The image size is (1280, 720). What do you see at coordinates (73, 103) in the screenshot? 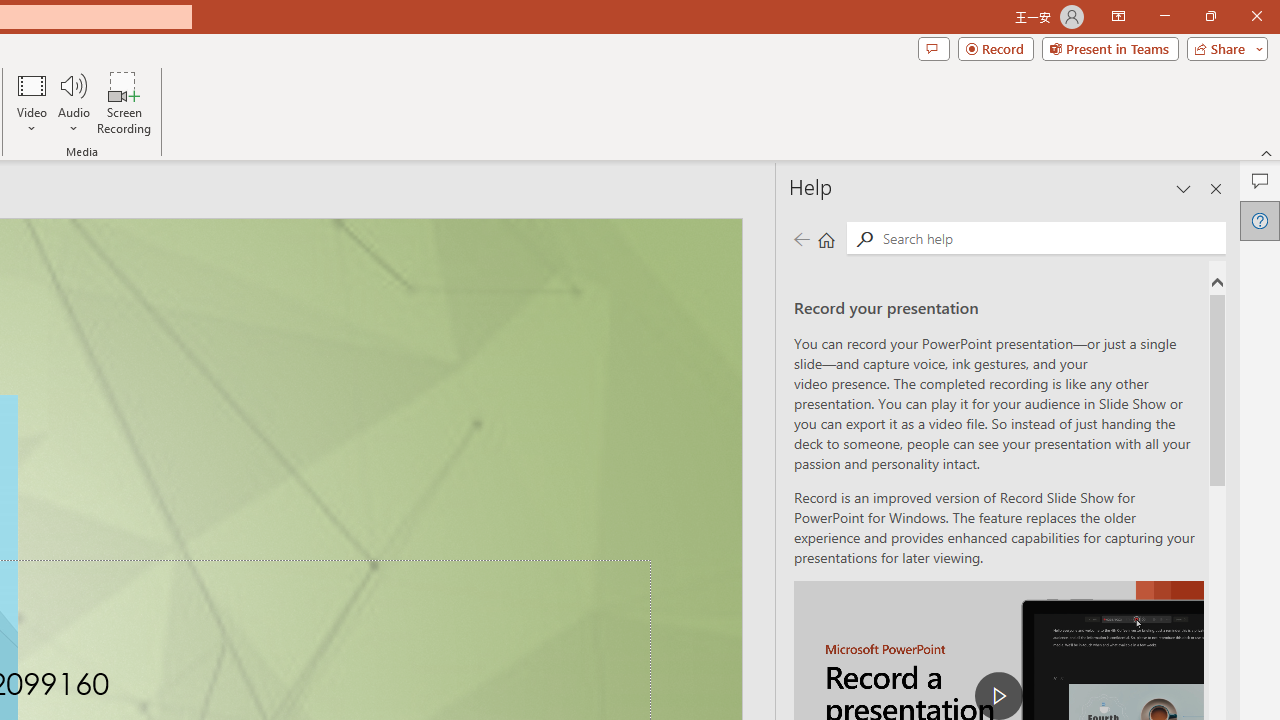
I see `'Audio'` at bounding box center [73, 103].